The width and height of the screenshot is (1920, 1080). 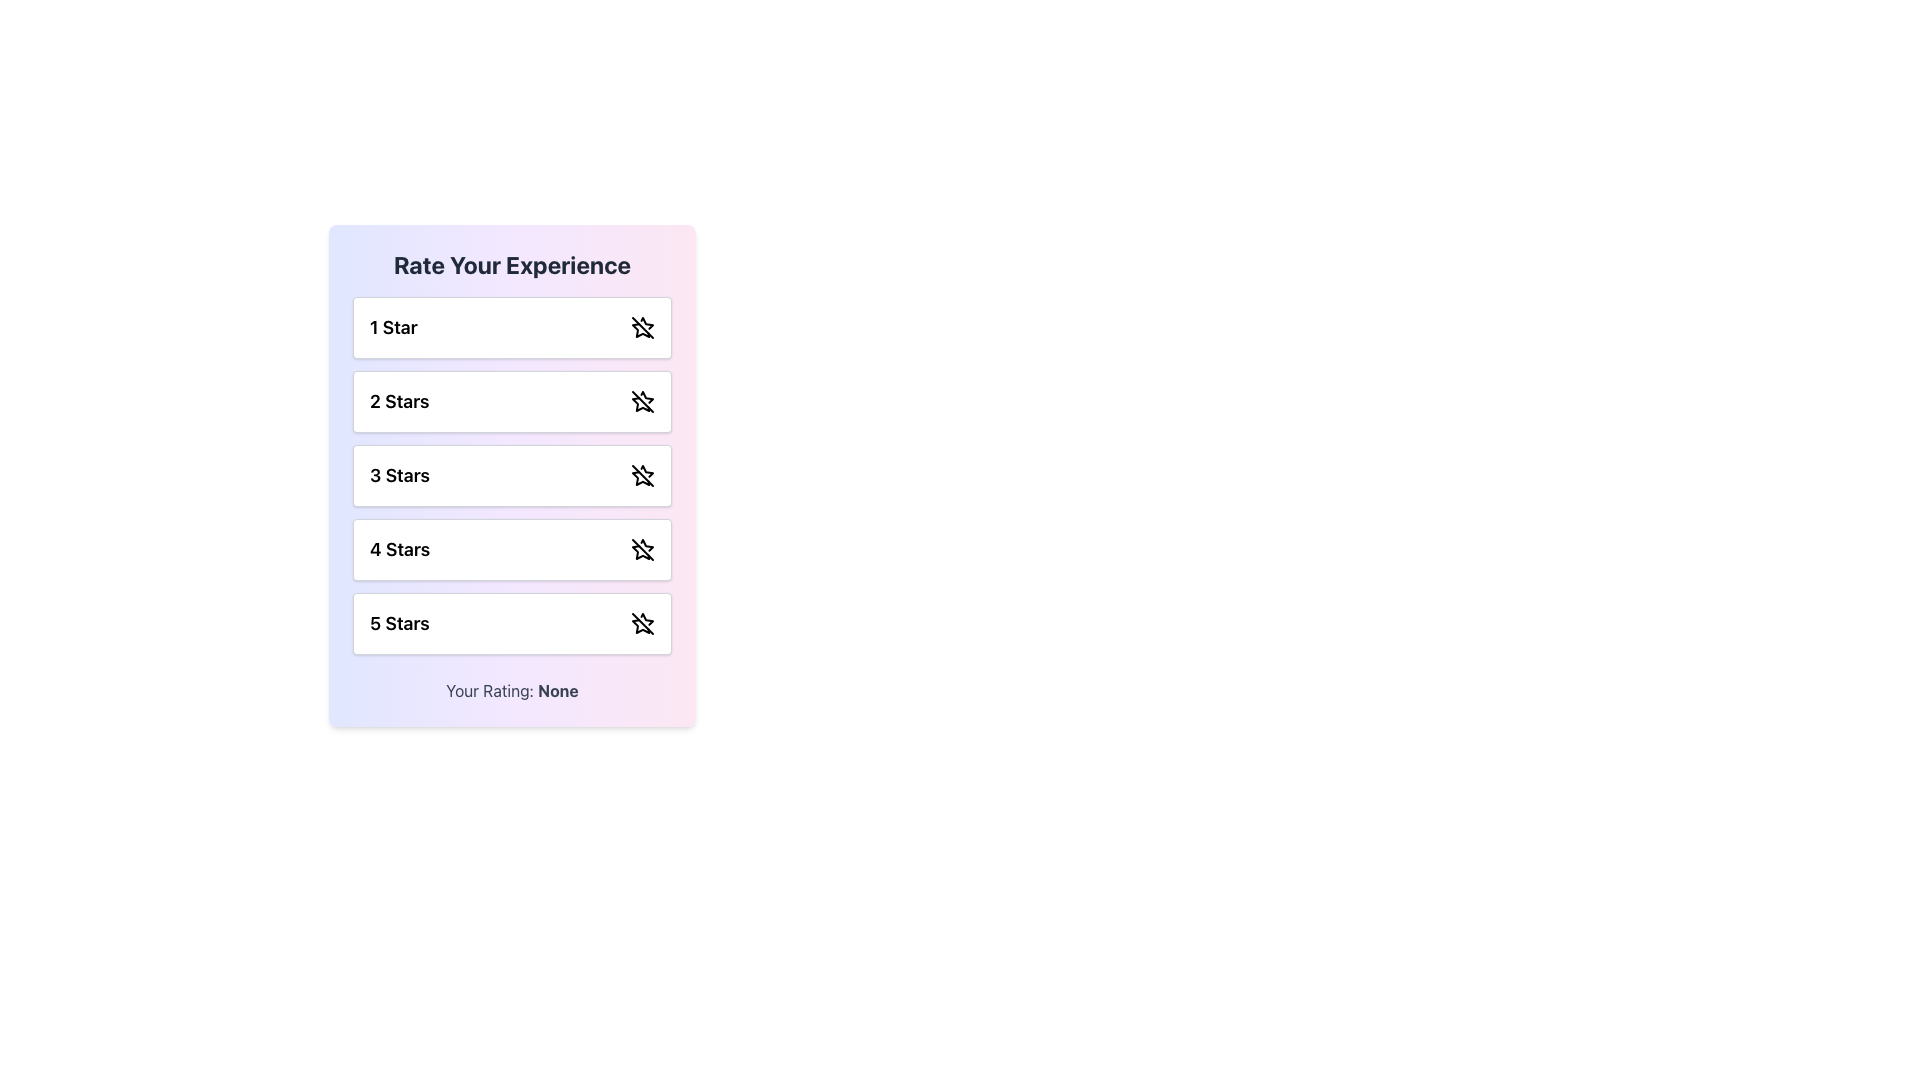 What do you see at coordinates (643, 401) in the screenshot?
I see `the SVG line component representing the 'inactive' state of the second star icon in the rating interface, located next to the '2 Stars' label` at bounding box center [643, 401].